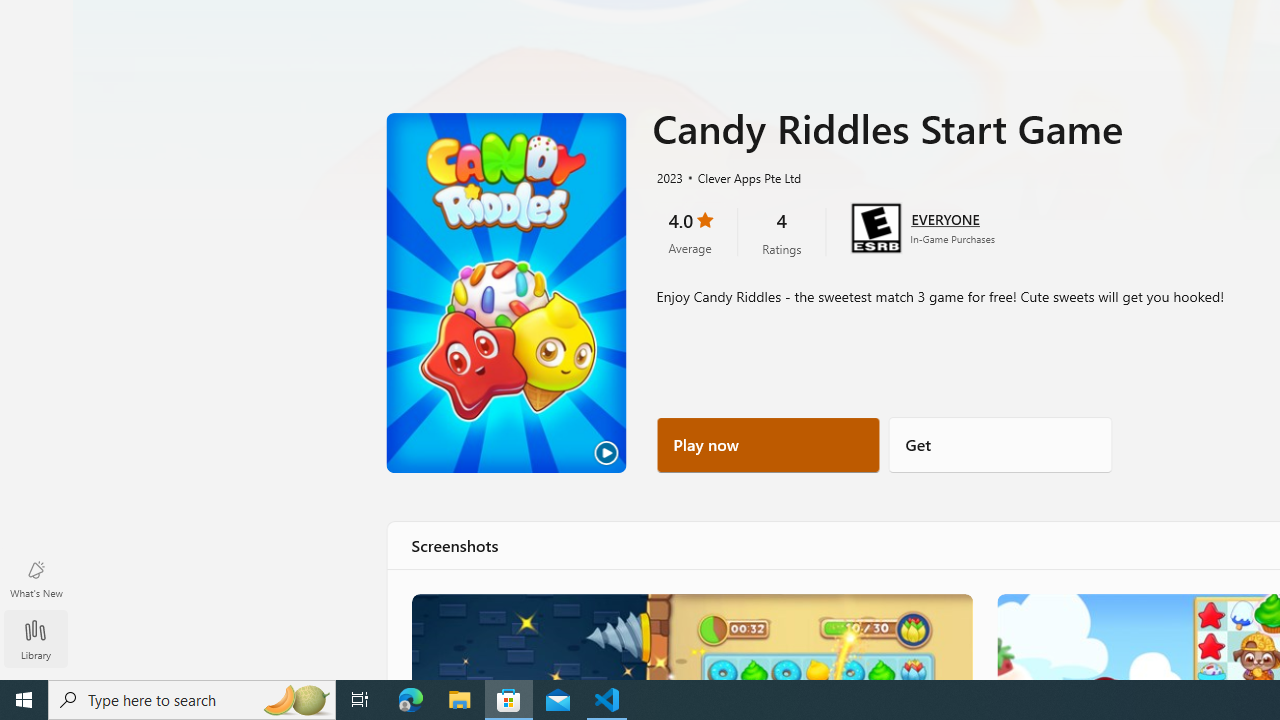 The height and width of the screenshot is (720, 1280). What do you see at coordinates (35, 631) in the screenshot?
I see `'Library'` at bounding box center [35, 631].